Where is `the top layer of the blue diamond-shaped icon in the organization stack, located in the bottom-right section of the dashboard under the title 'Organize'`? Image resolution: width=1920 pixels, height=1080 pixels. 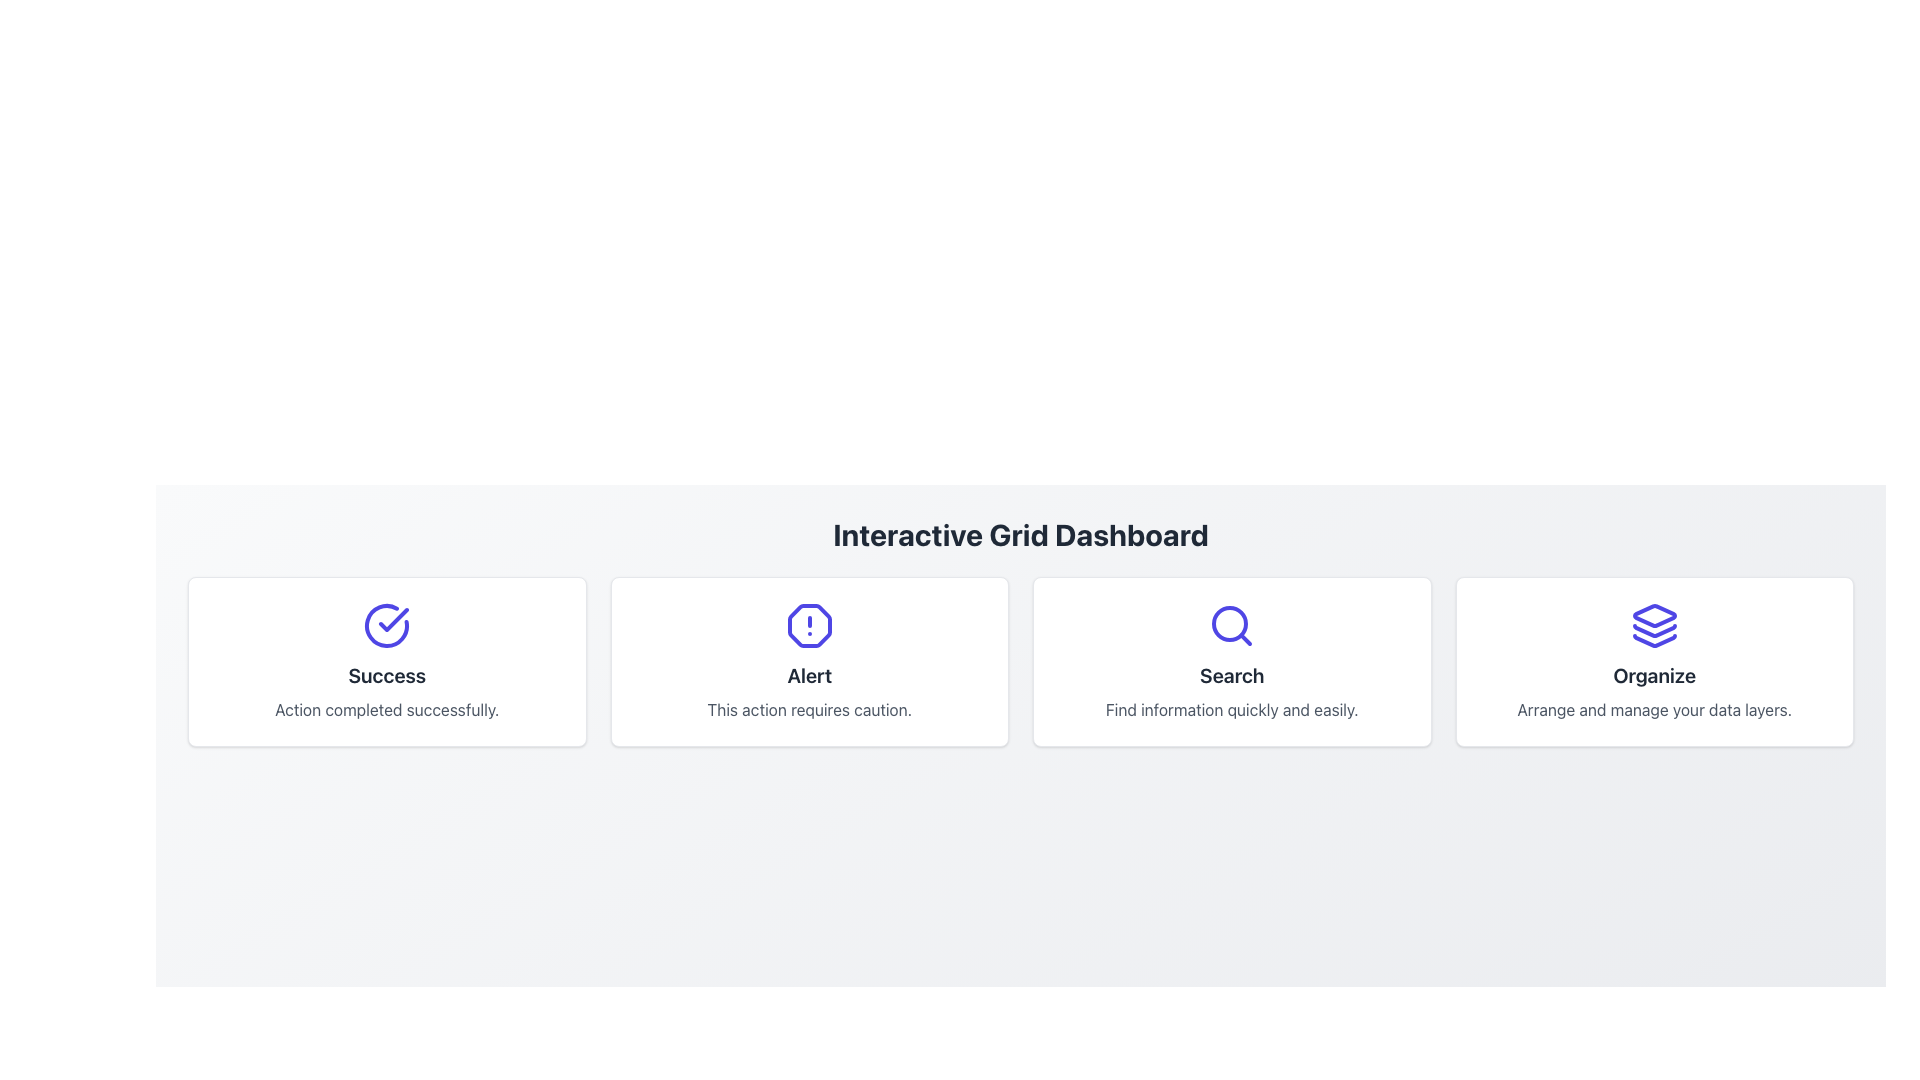
the top layer of the blue diamond-shaped icon in the organization stack, located in the bottom-right section of the dashboard under the title 'Organize' is located at coordinates (1654, 615).